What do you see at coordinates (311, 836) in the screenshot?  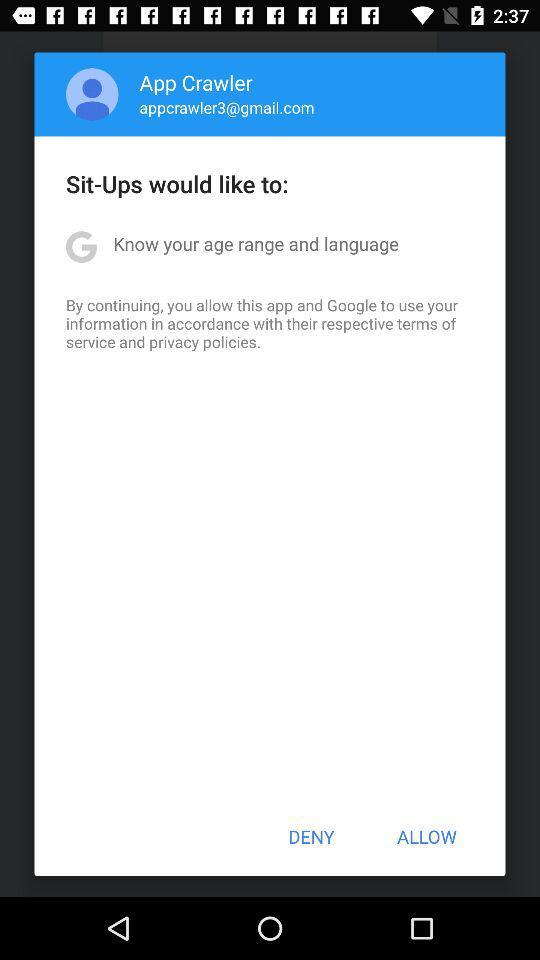 I see `the button to the left of allow icon` at bounding box center [311, 836].